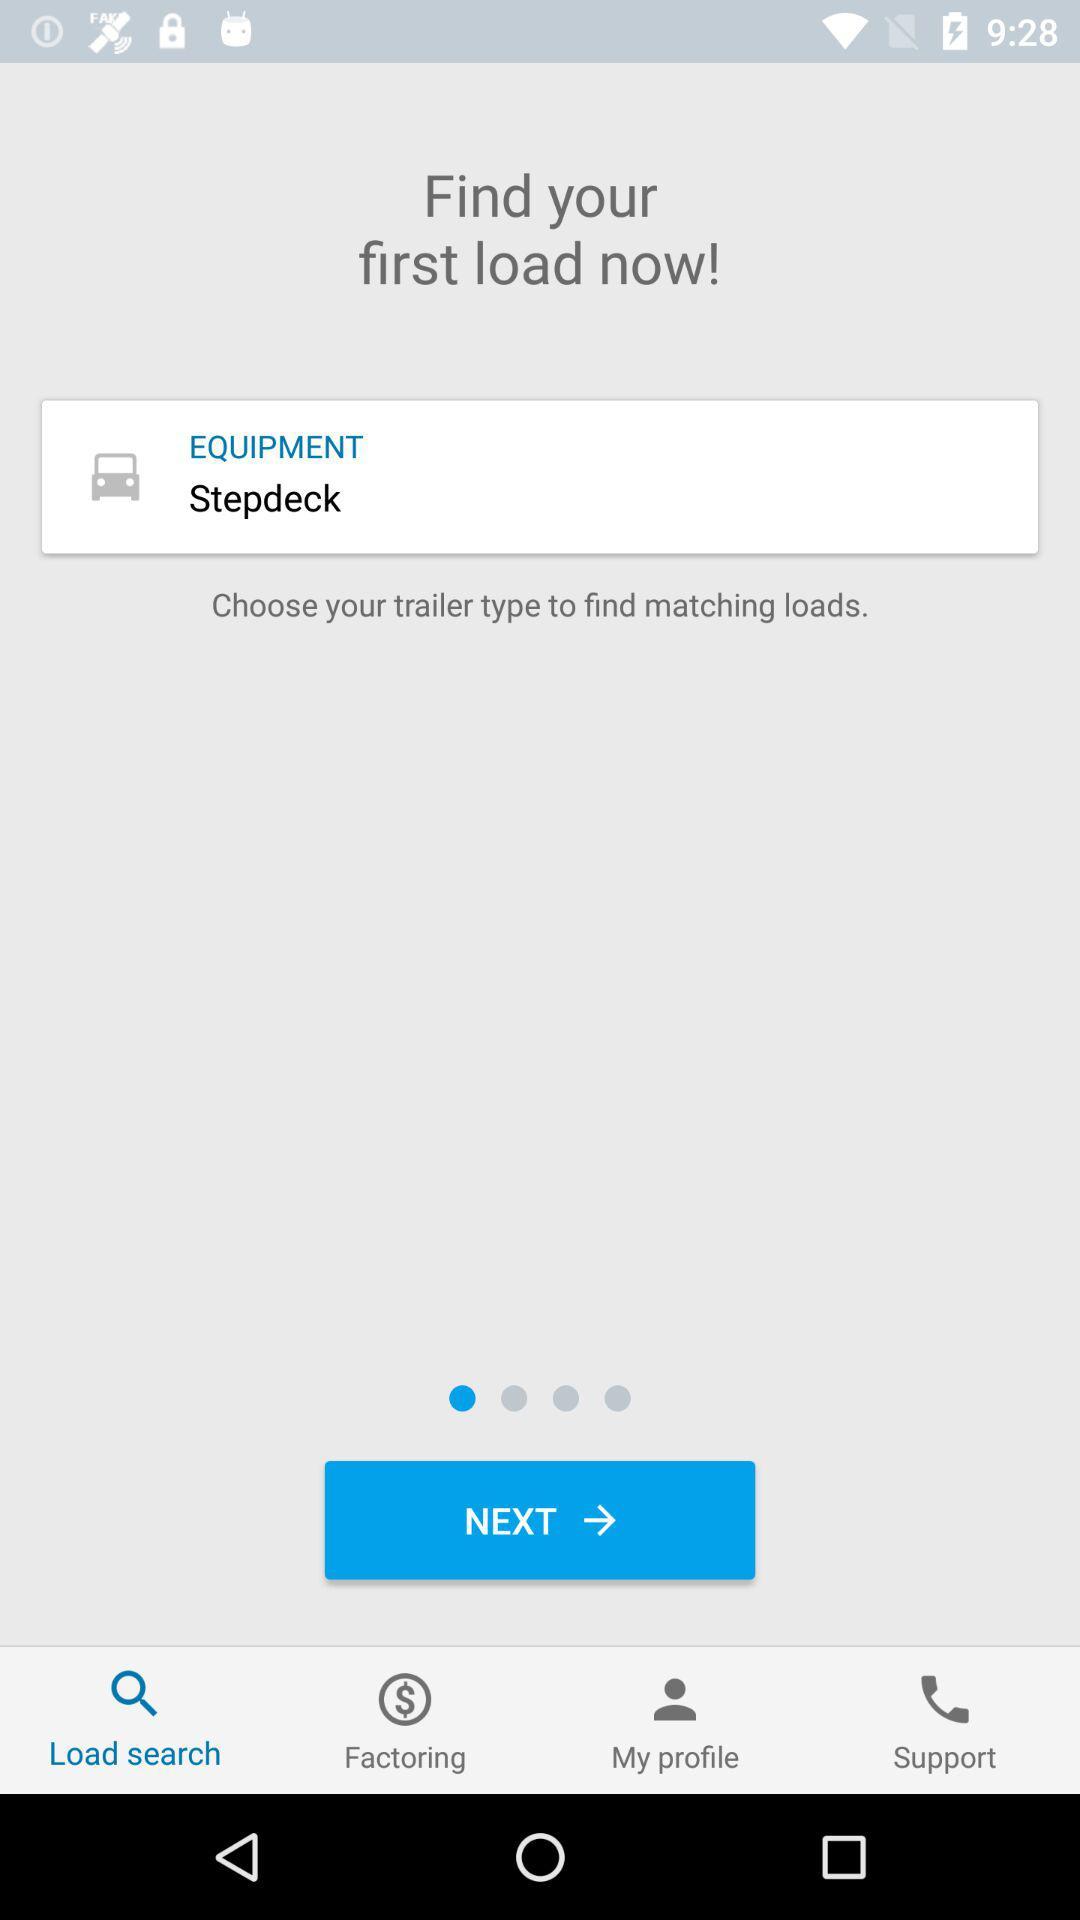  I want to click on the left of my profile, so click(405, 1719).